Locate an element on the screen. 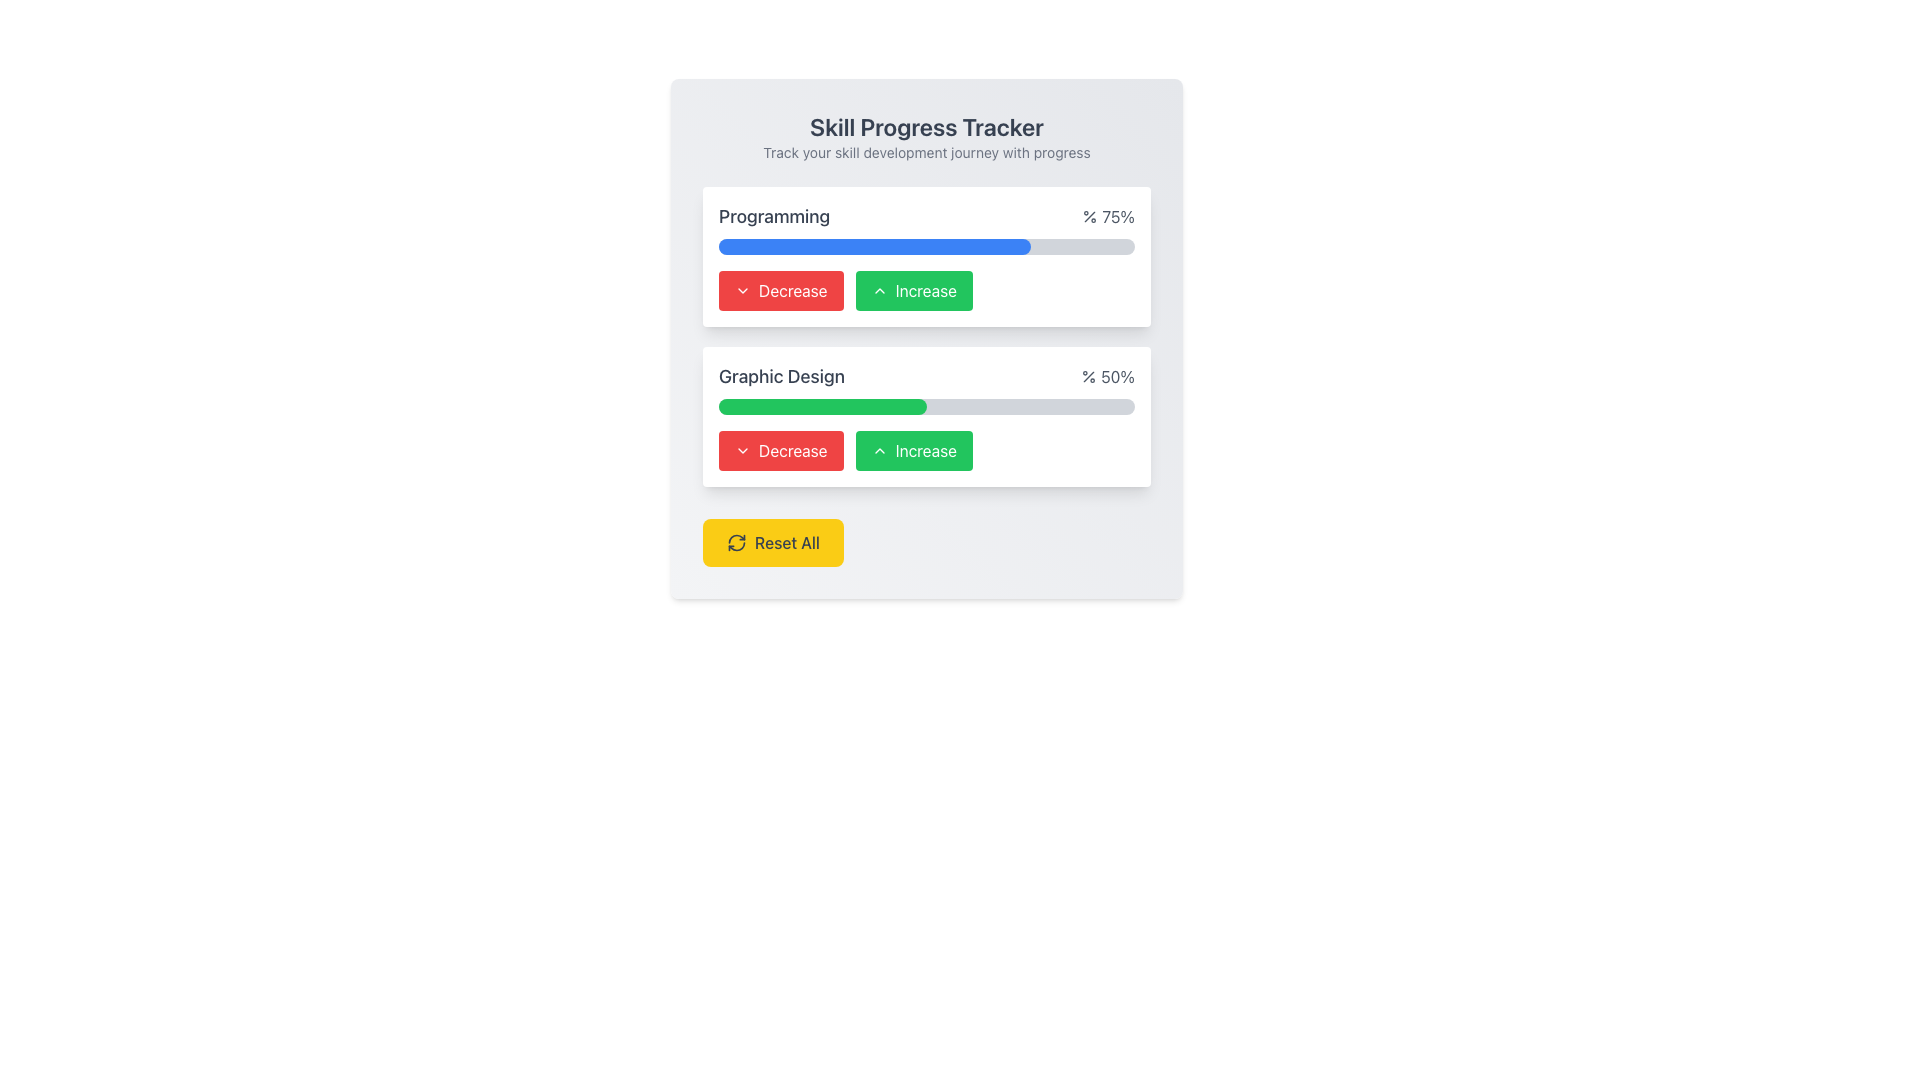 Image resolution: width=1920 pixels, height=1080 pixels. text label that states 'Track your skill development journey with progress', located directly below the title 'Skill Progress Tracker' is located at coordinates (925, 152).